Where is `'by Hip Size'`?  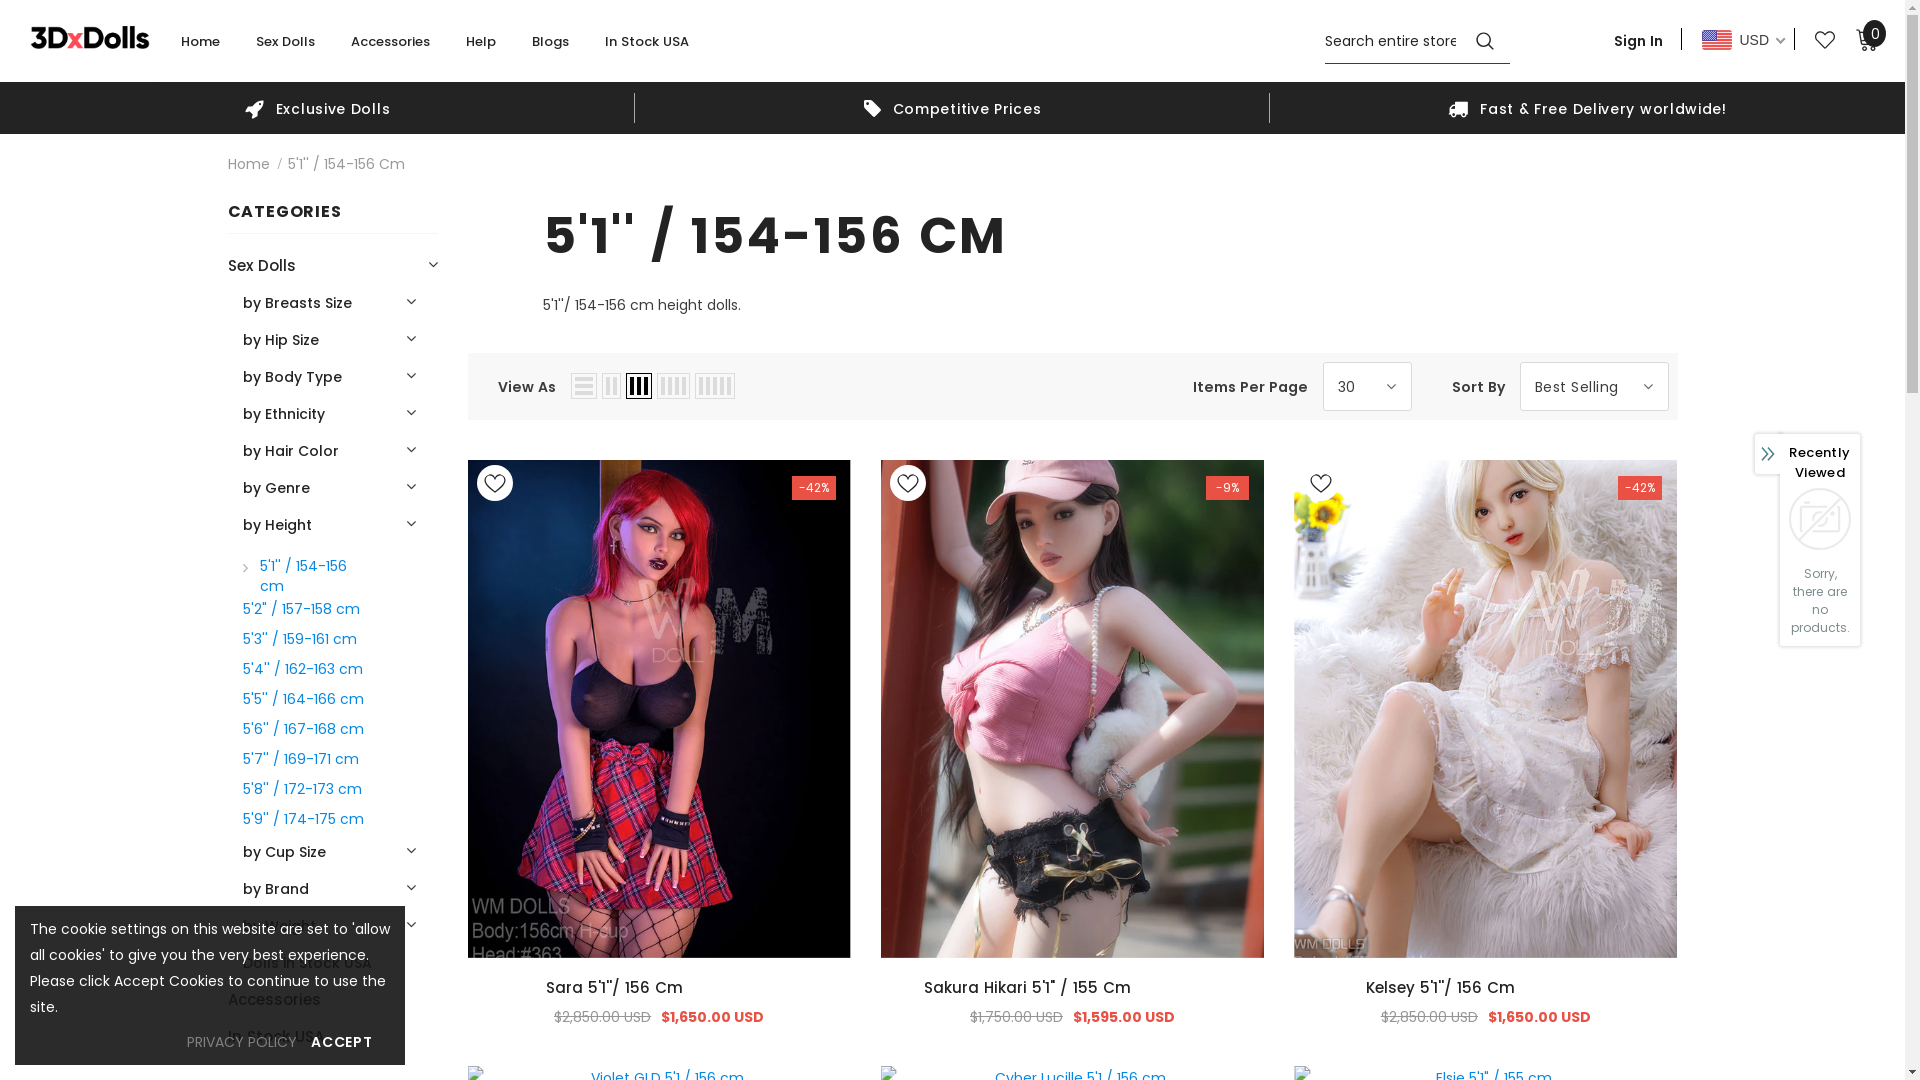
'by Hip Size' is located at coordinates (278, 338).